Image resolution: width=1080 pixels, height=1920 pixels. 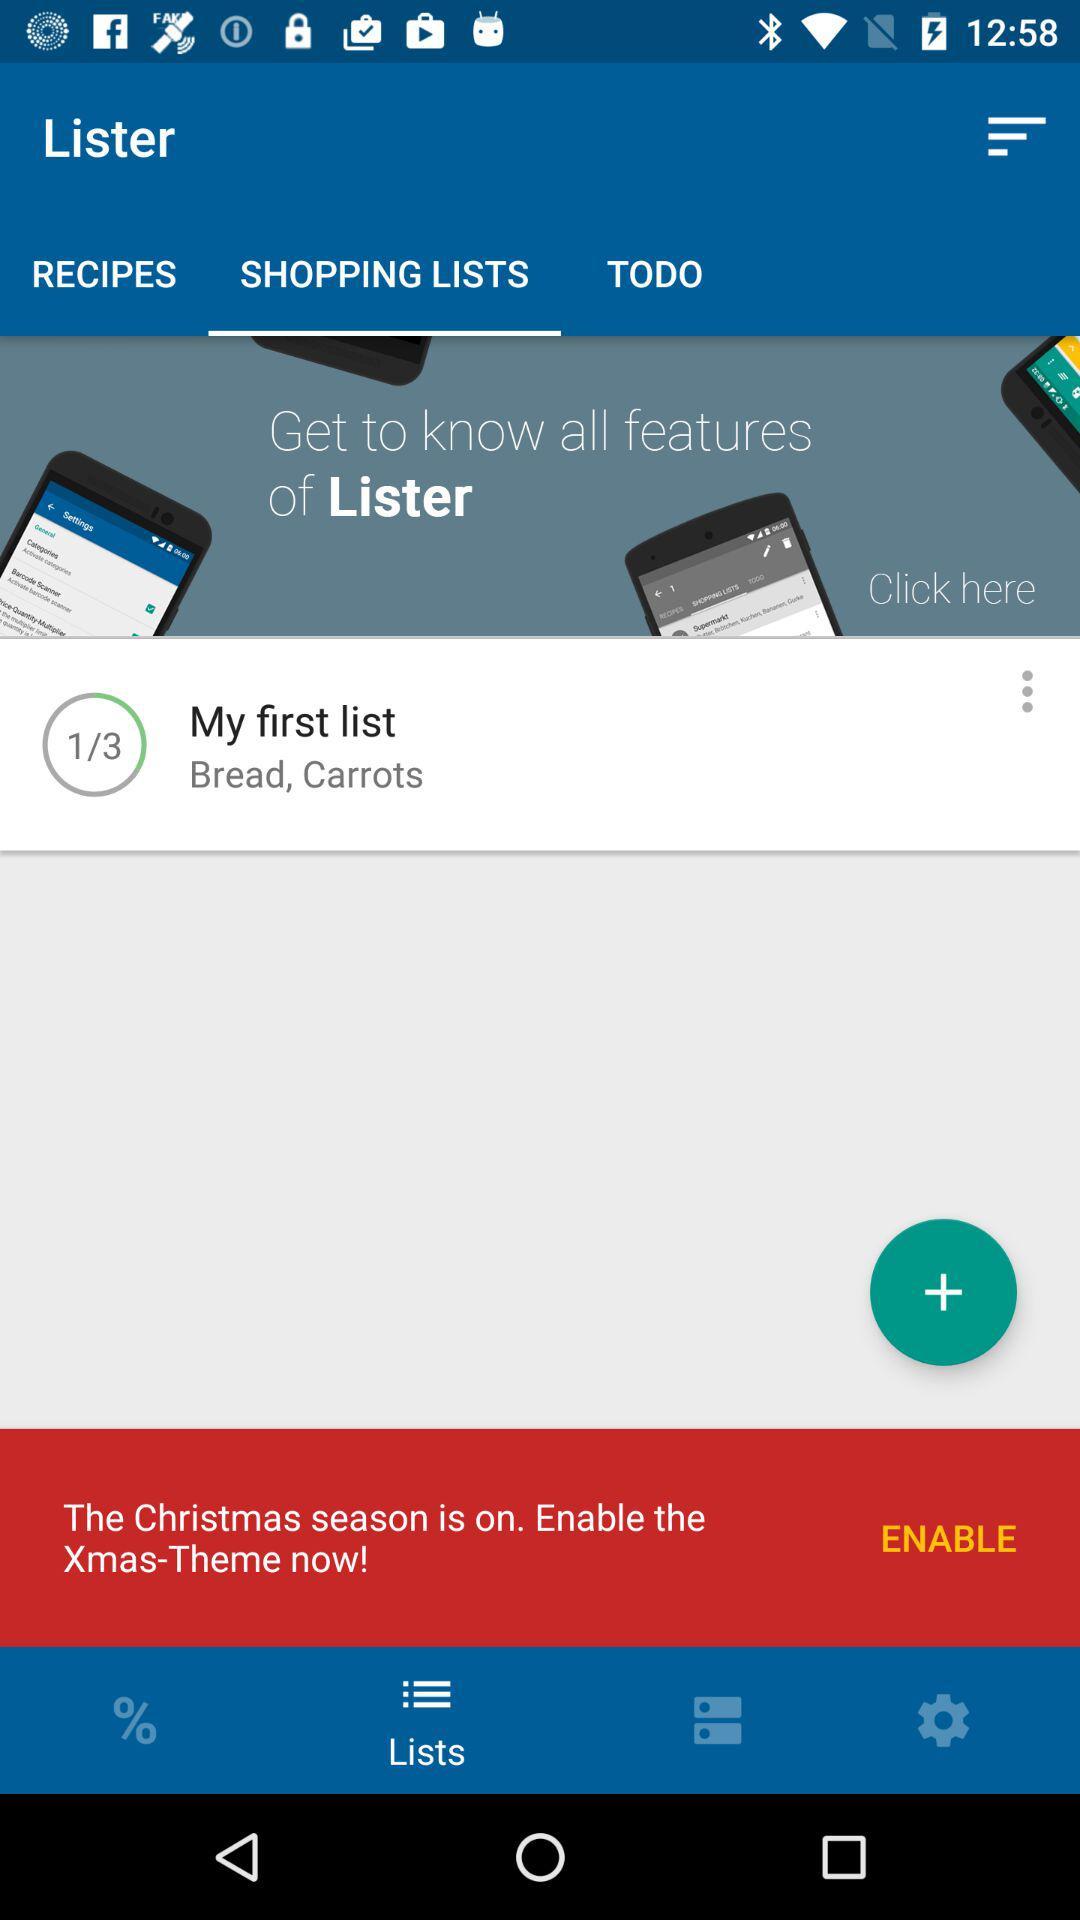 I want to click on the add icon, so click(x=943, y=1292).